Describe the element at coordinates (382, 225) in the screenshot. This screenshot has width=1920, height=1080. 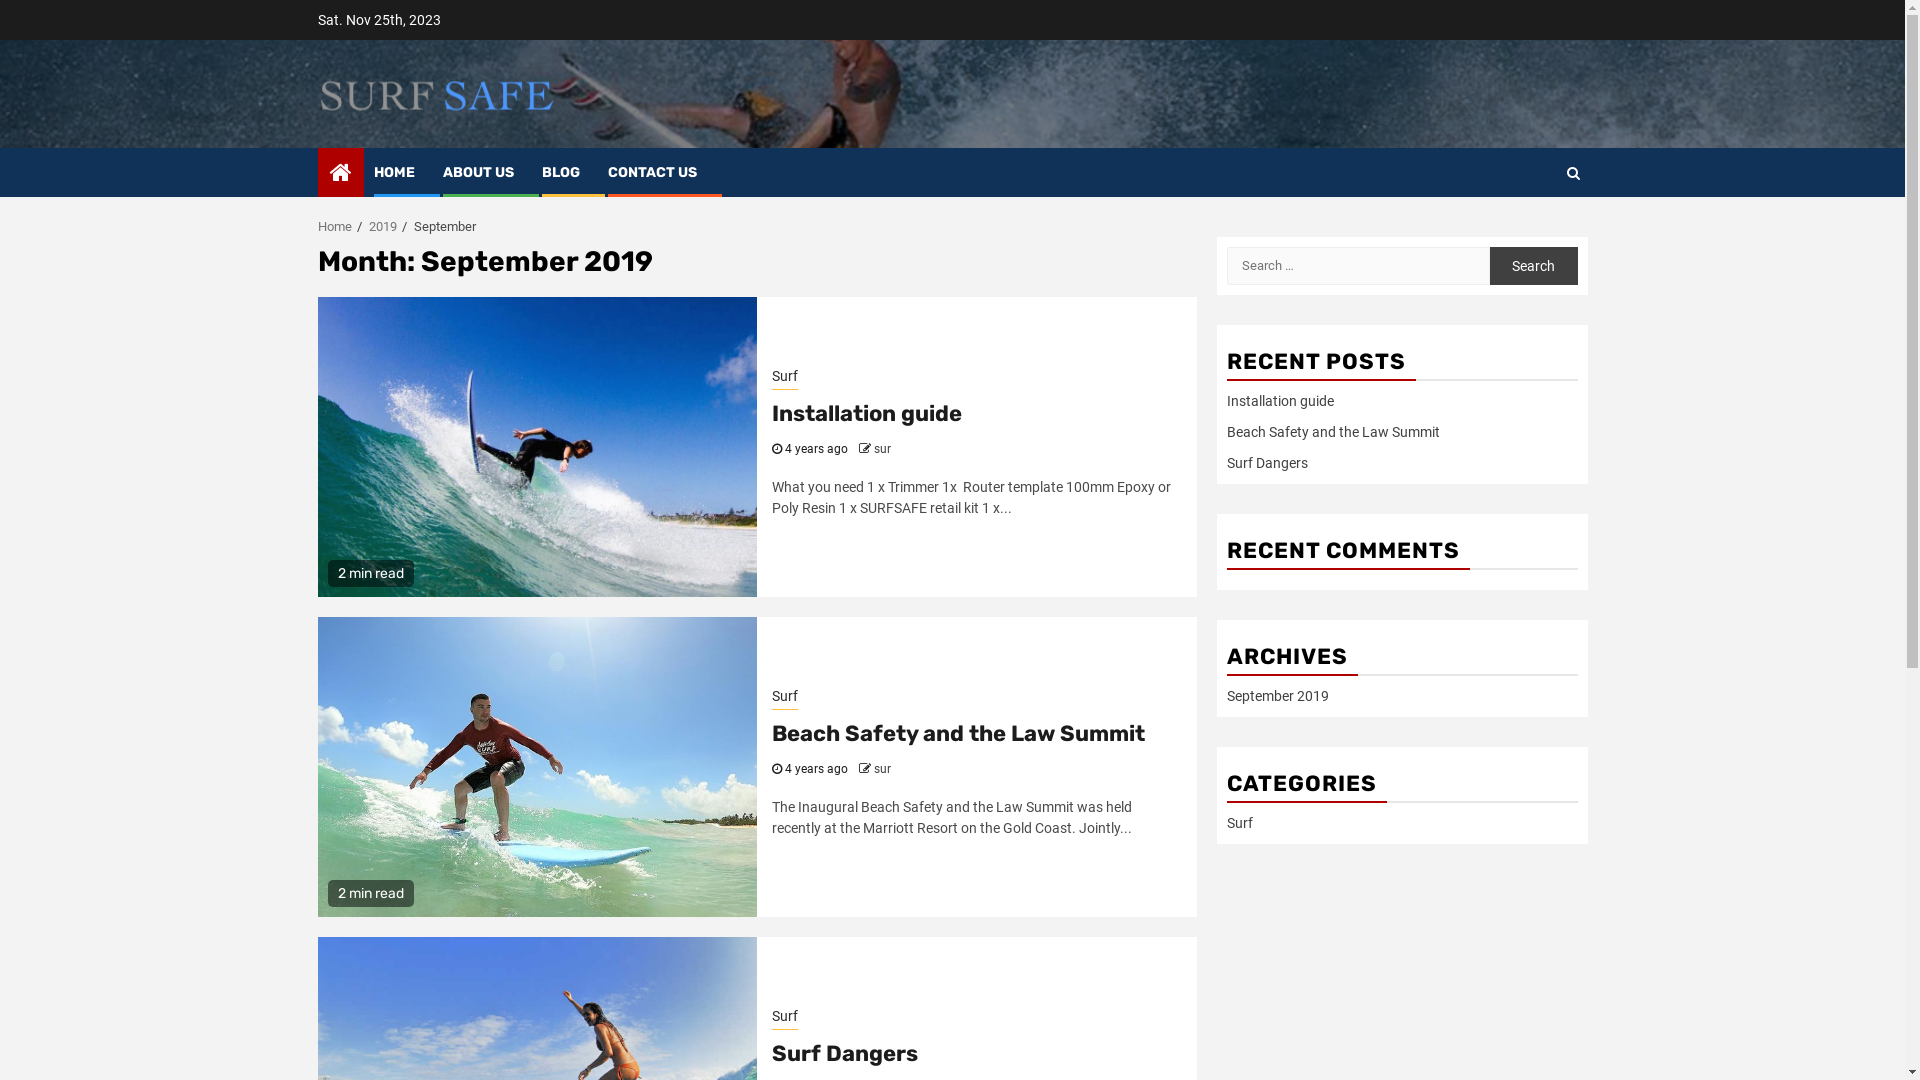
I see `'2019'` at that location.